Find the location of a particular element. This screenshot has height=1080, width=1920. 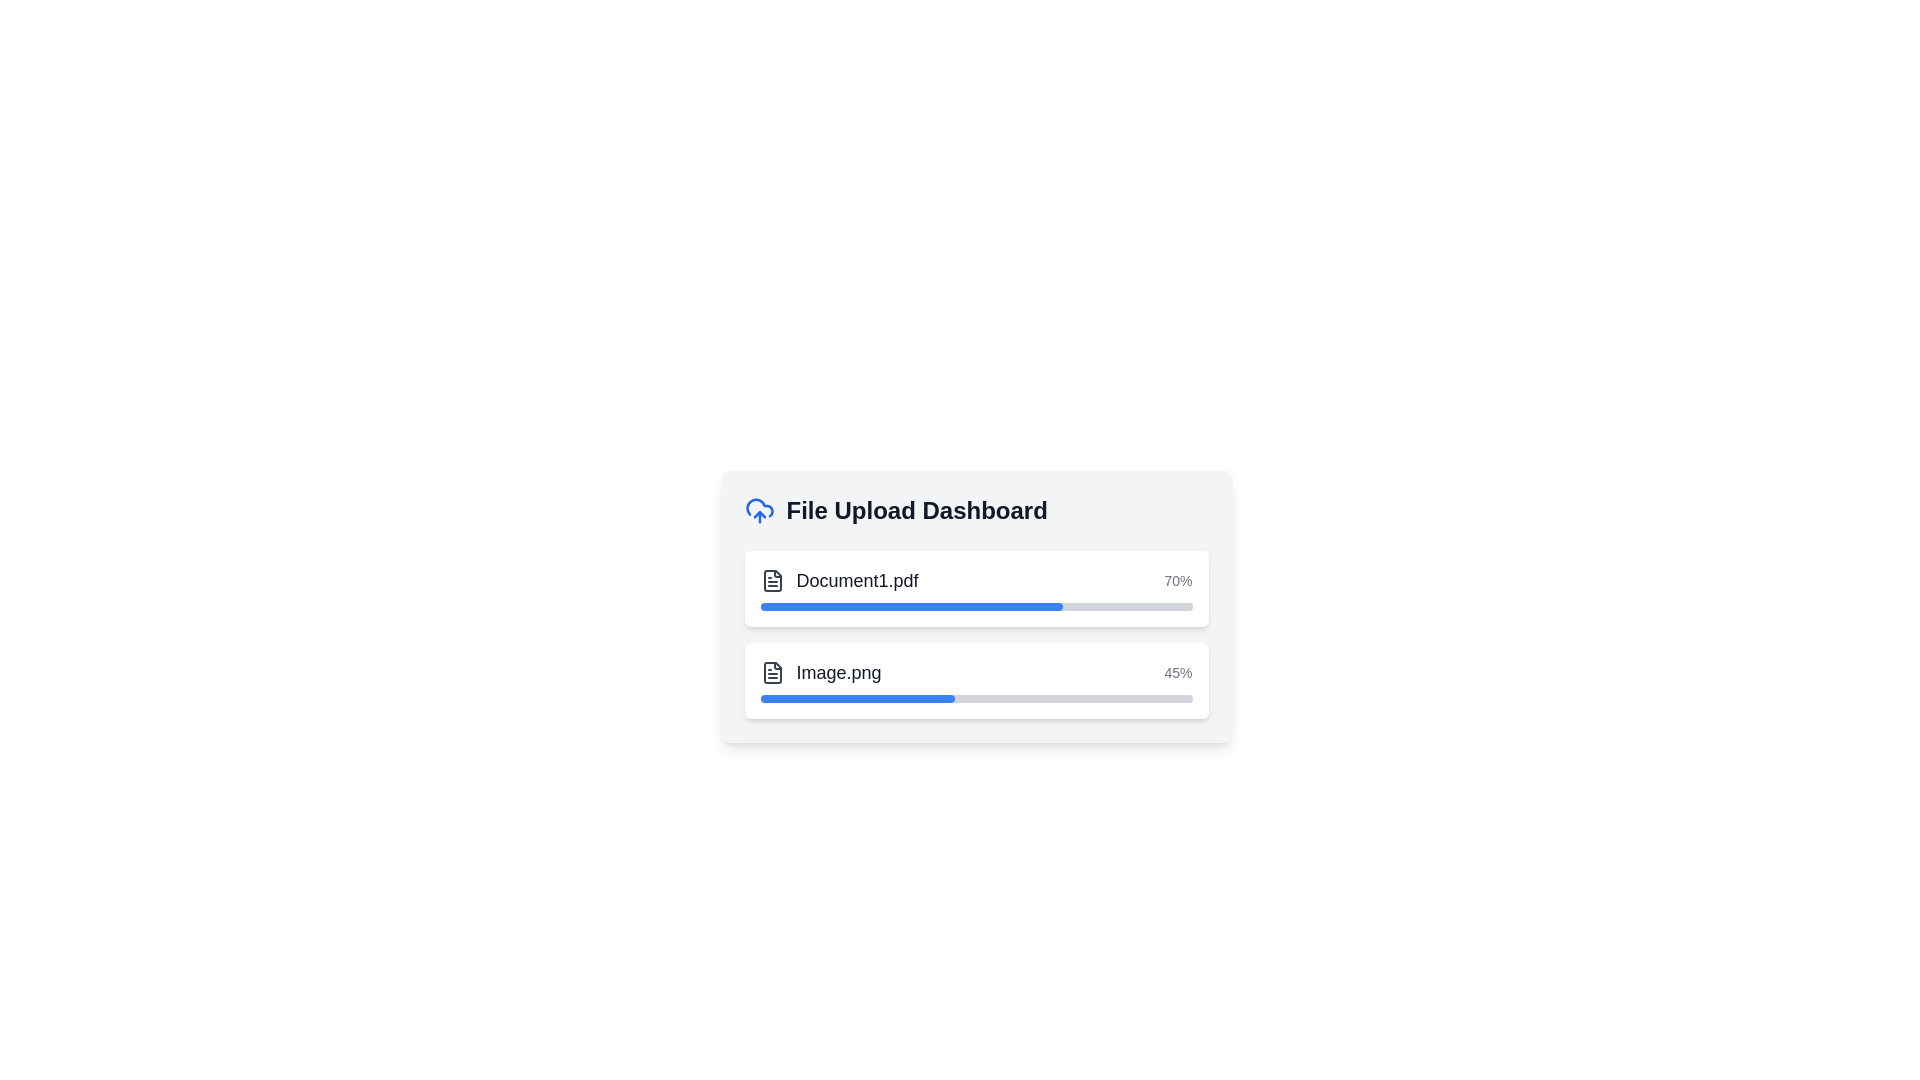

the small, square gray outline icon resembling a document located to the left of the text 'Document1.pdf' to inspect file details is located at coordinates (771, 581).